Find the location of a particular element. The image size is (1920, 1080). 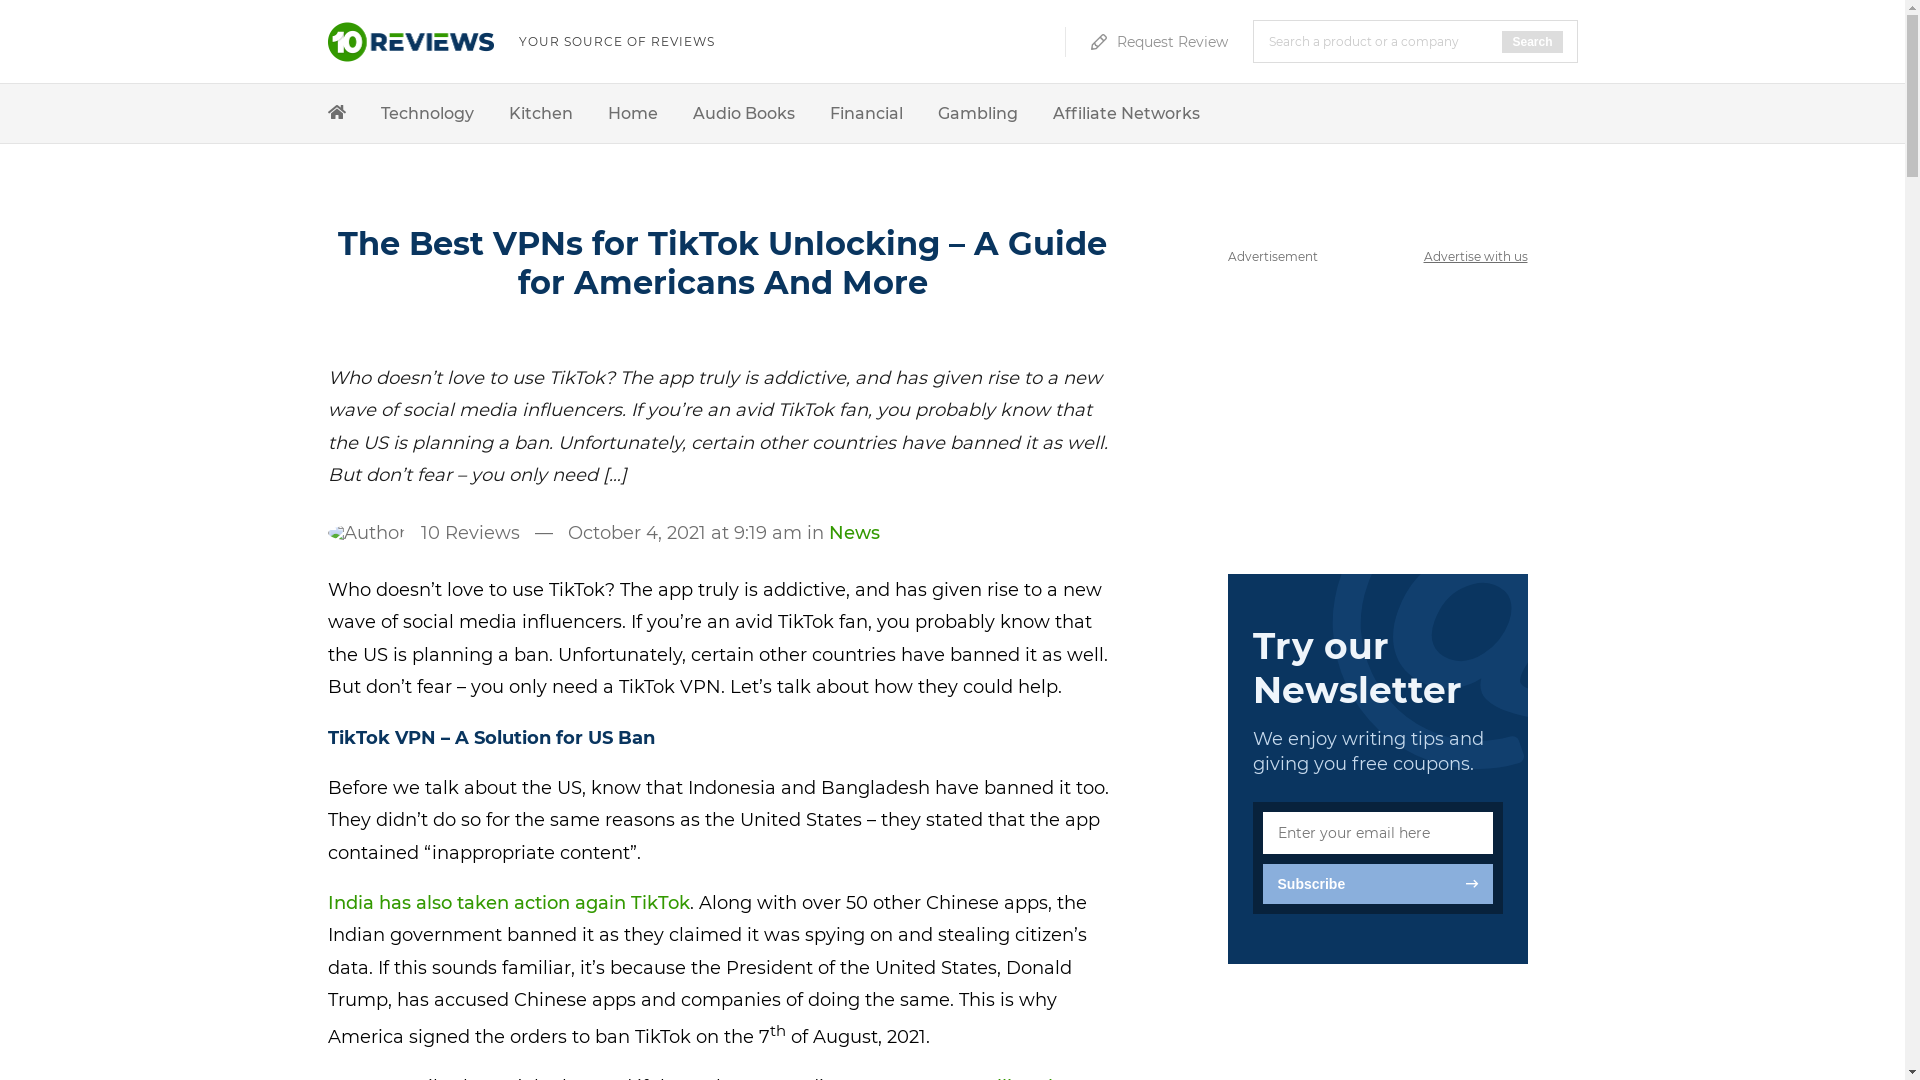

'Advertise with us' is located at coordinates (1476, 255).